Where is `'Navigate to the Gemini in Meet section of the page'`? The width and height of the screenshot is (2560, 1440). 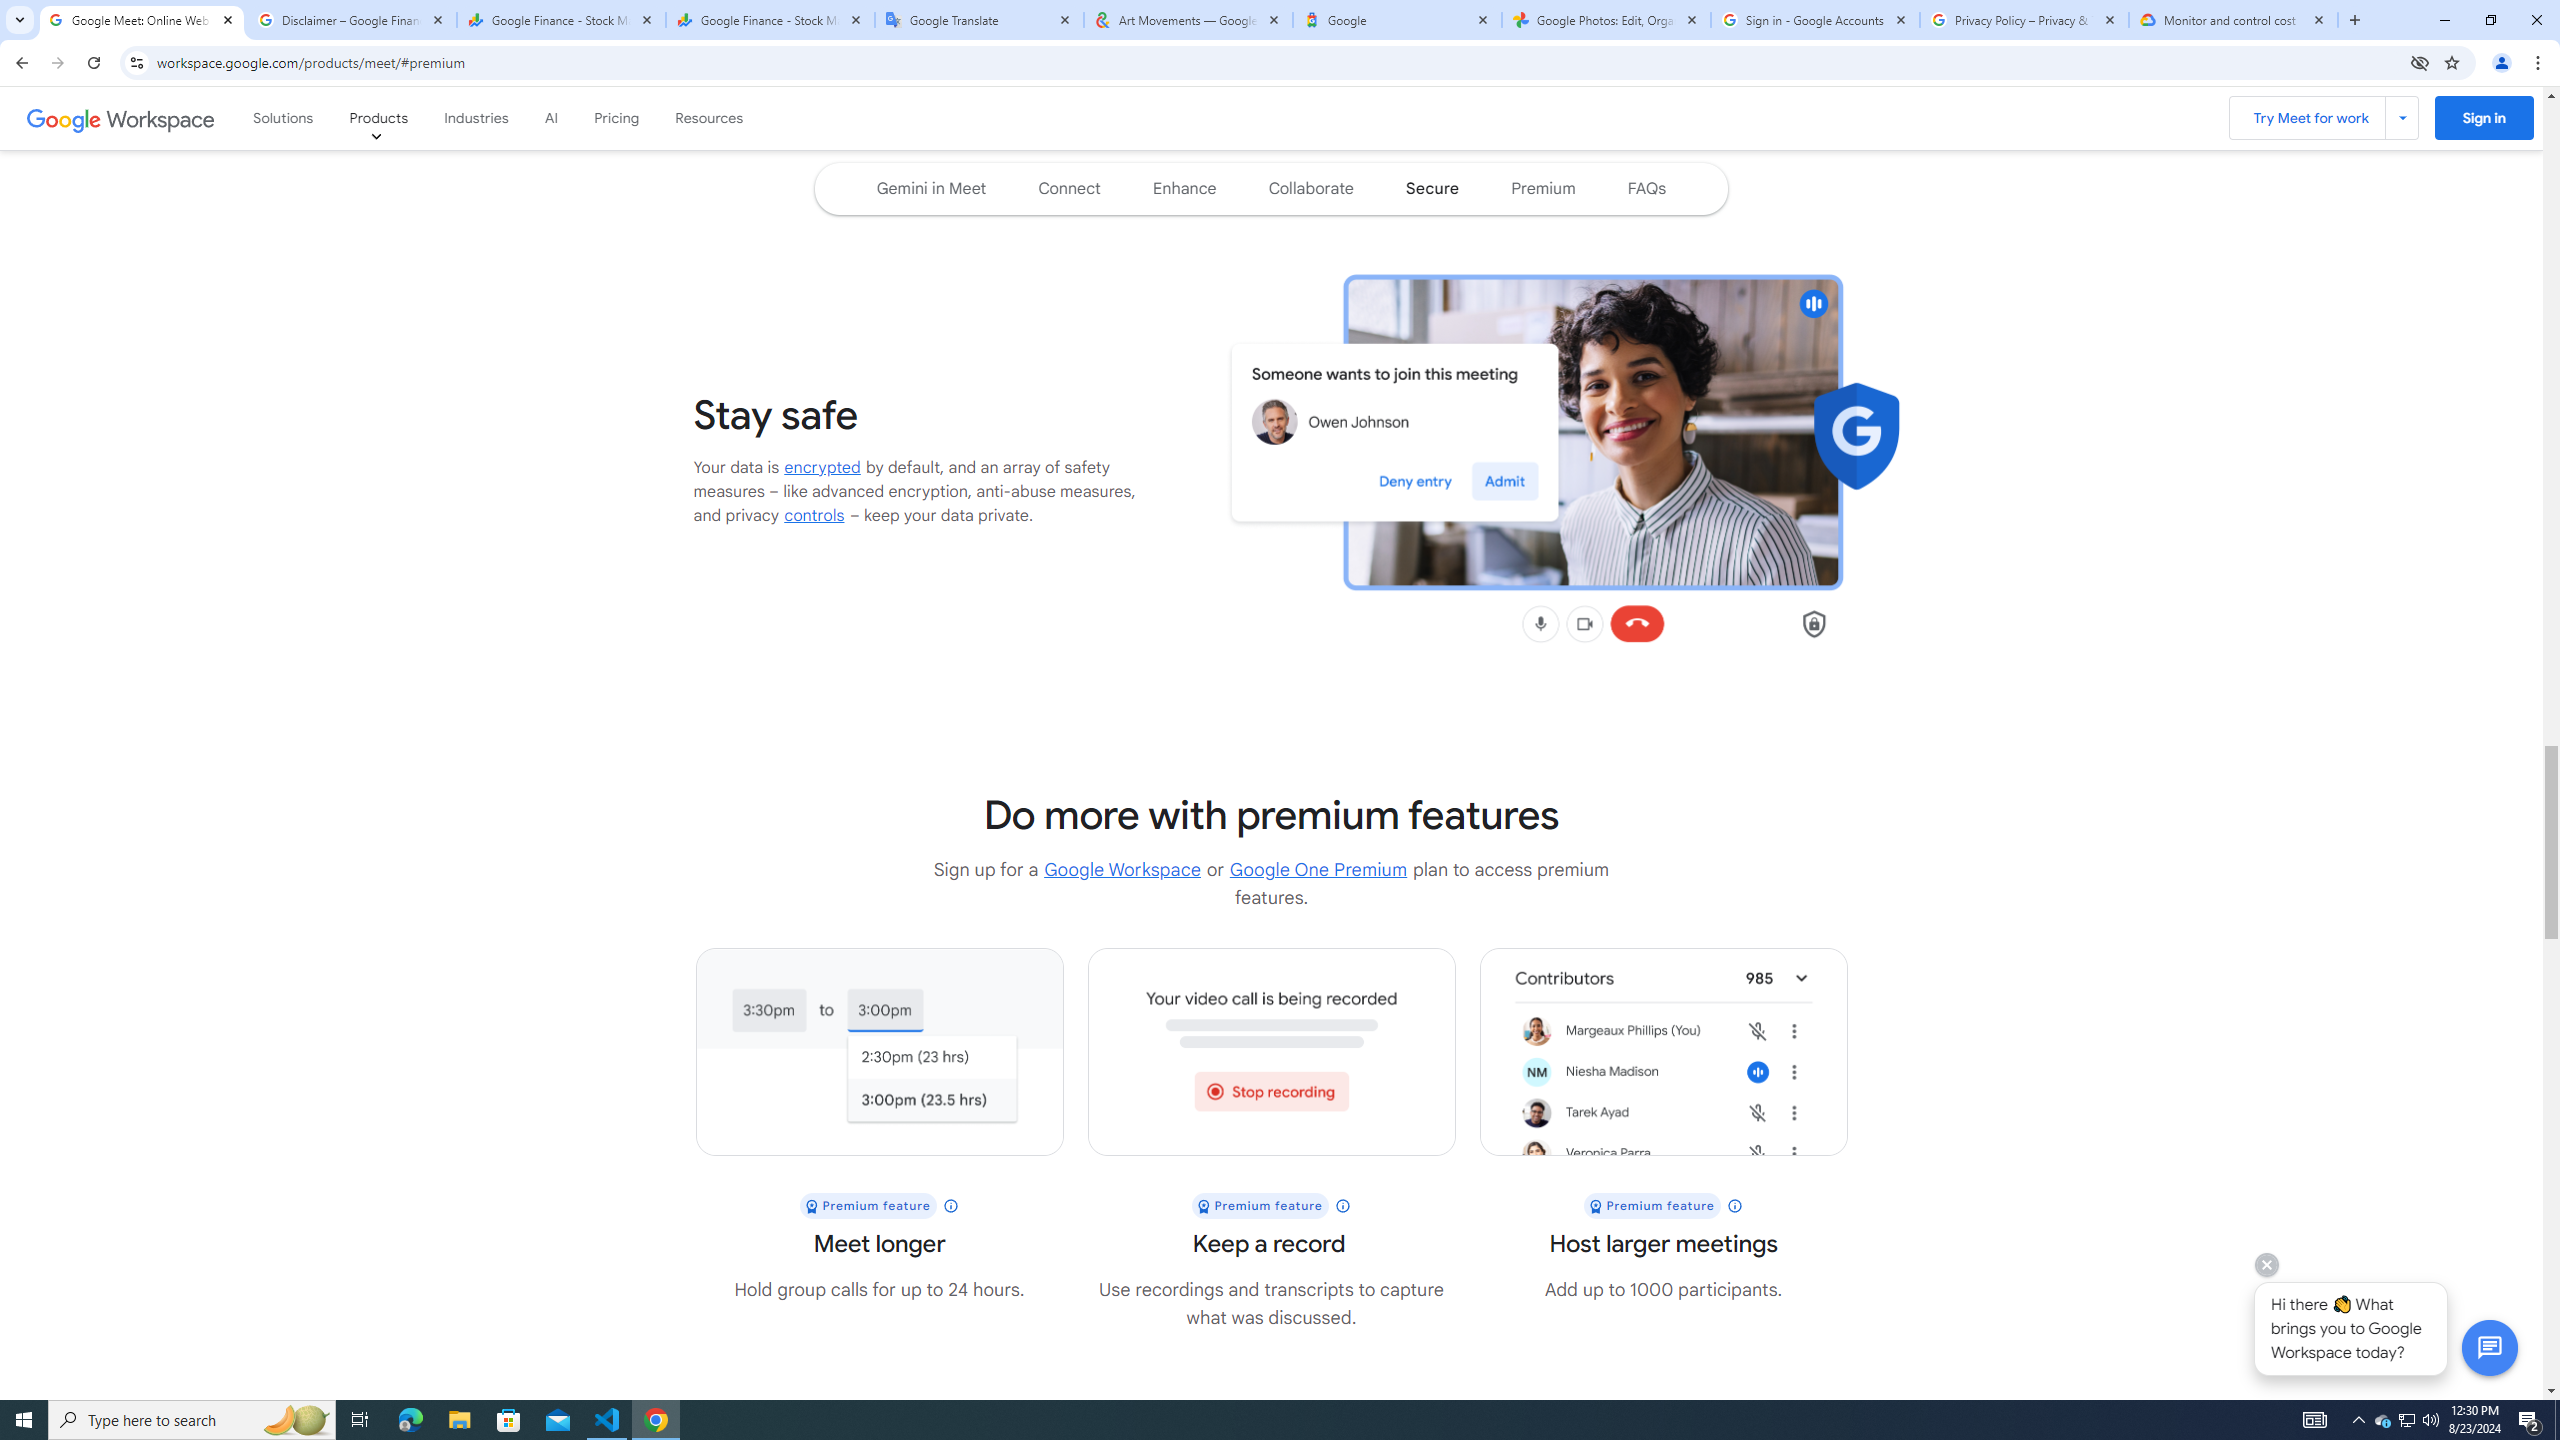 'Navigate to the Gemini in Meet section of the page' is located at coordinates (930, 188).